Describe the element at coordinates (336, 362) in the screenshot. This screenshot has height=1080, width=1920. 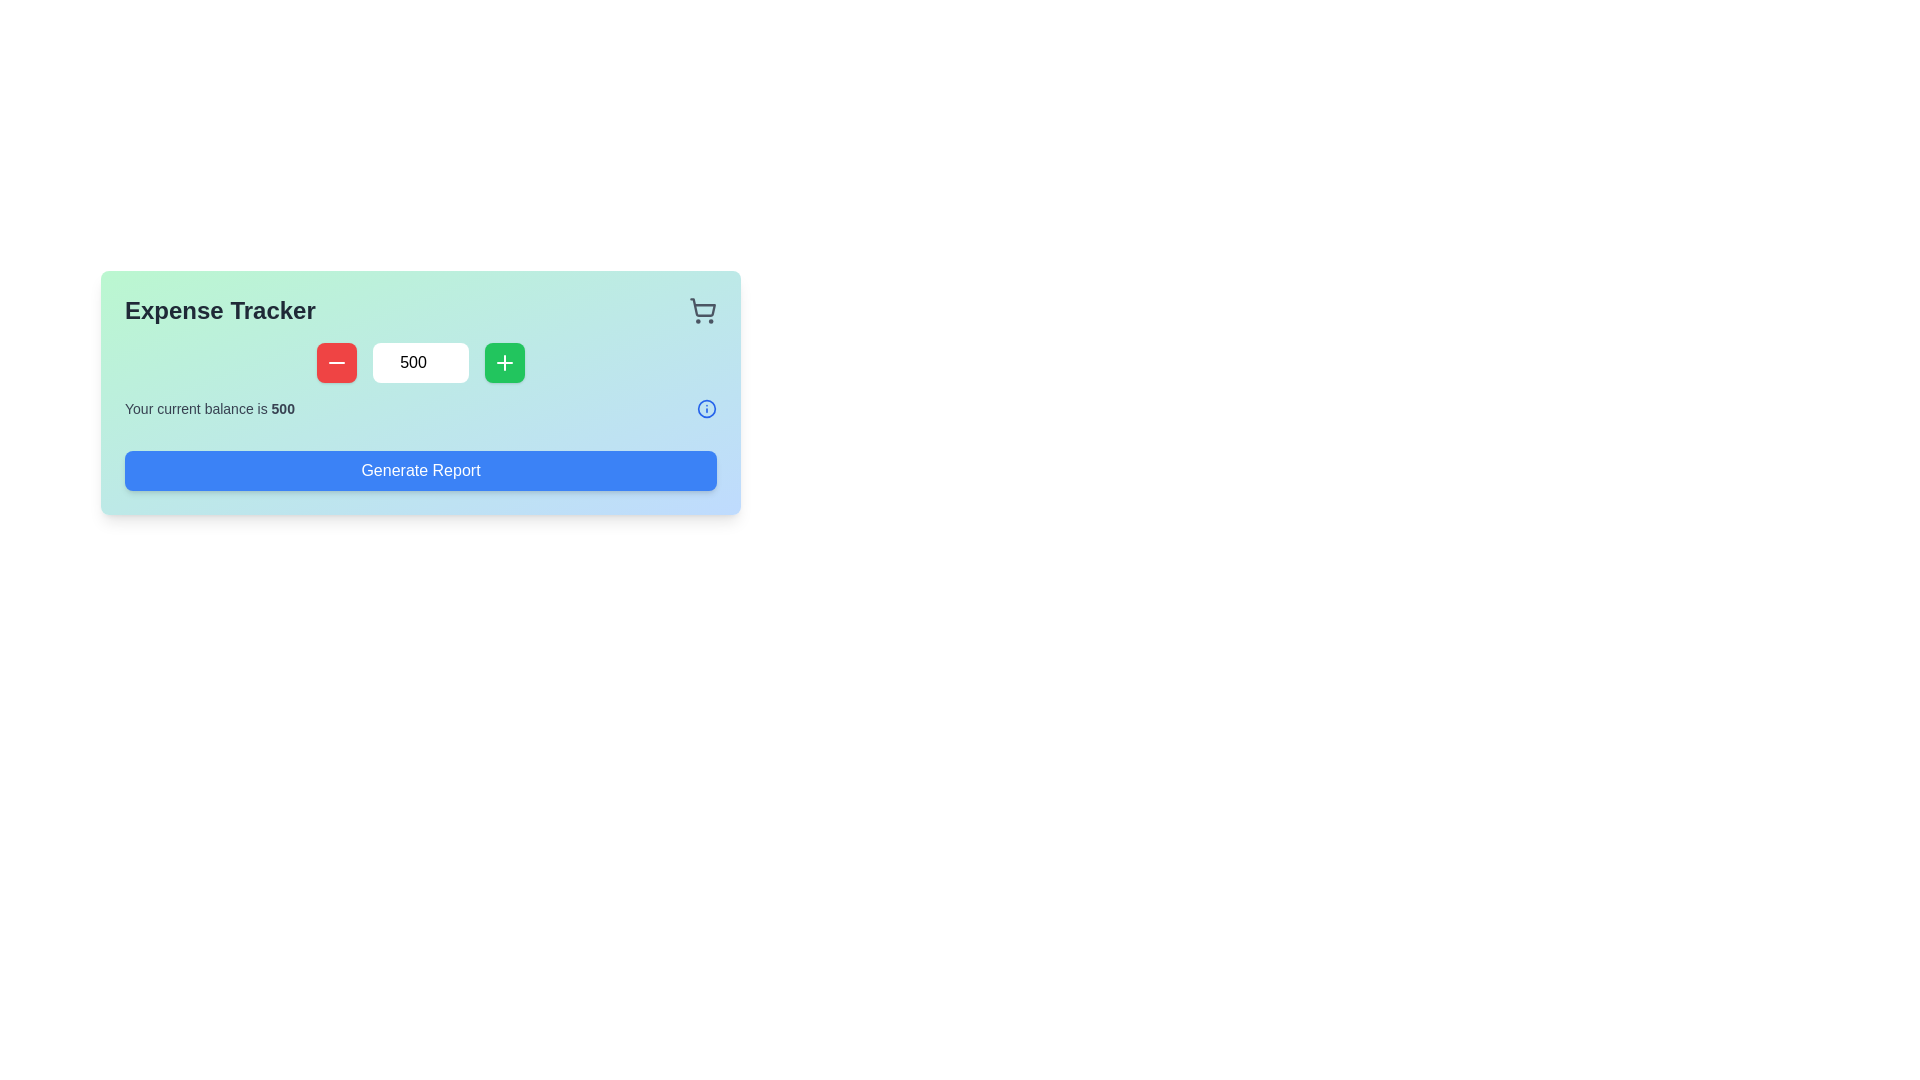
I see `the small horizontal minus icon located inside the circular area of the red button, positioned near the top left of the user interface panel` at that location.